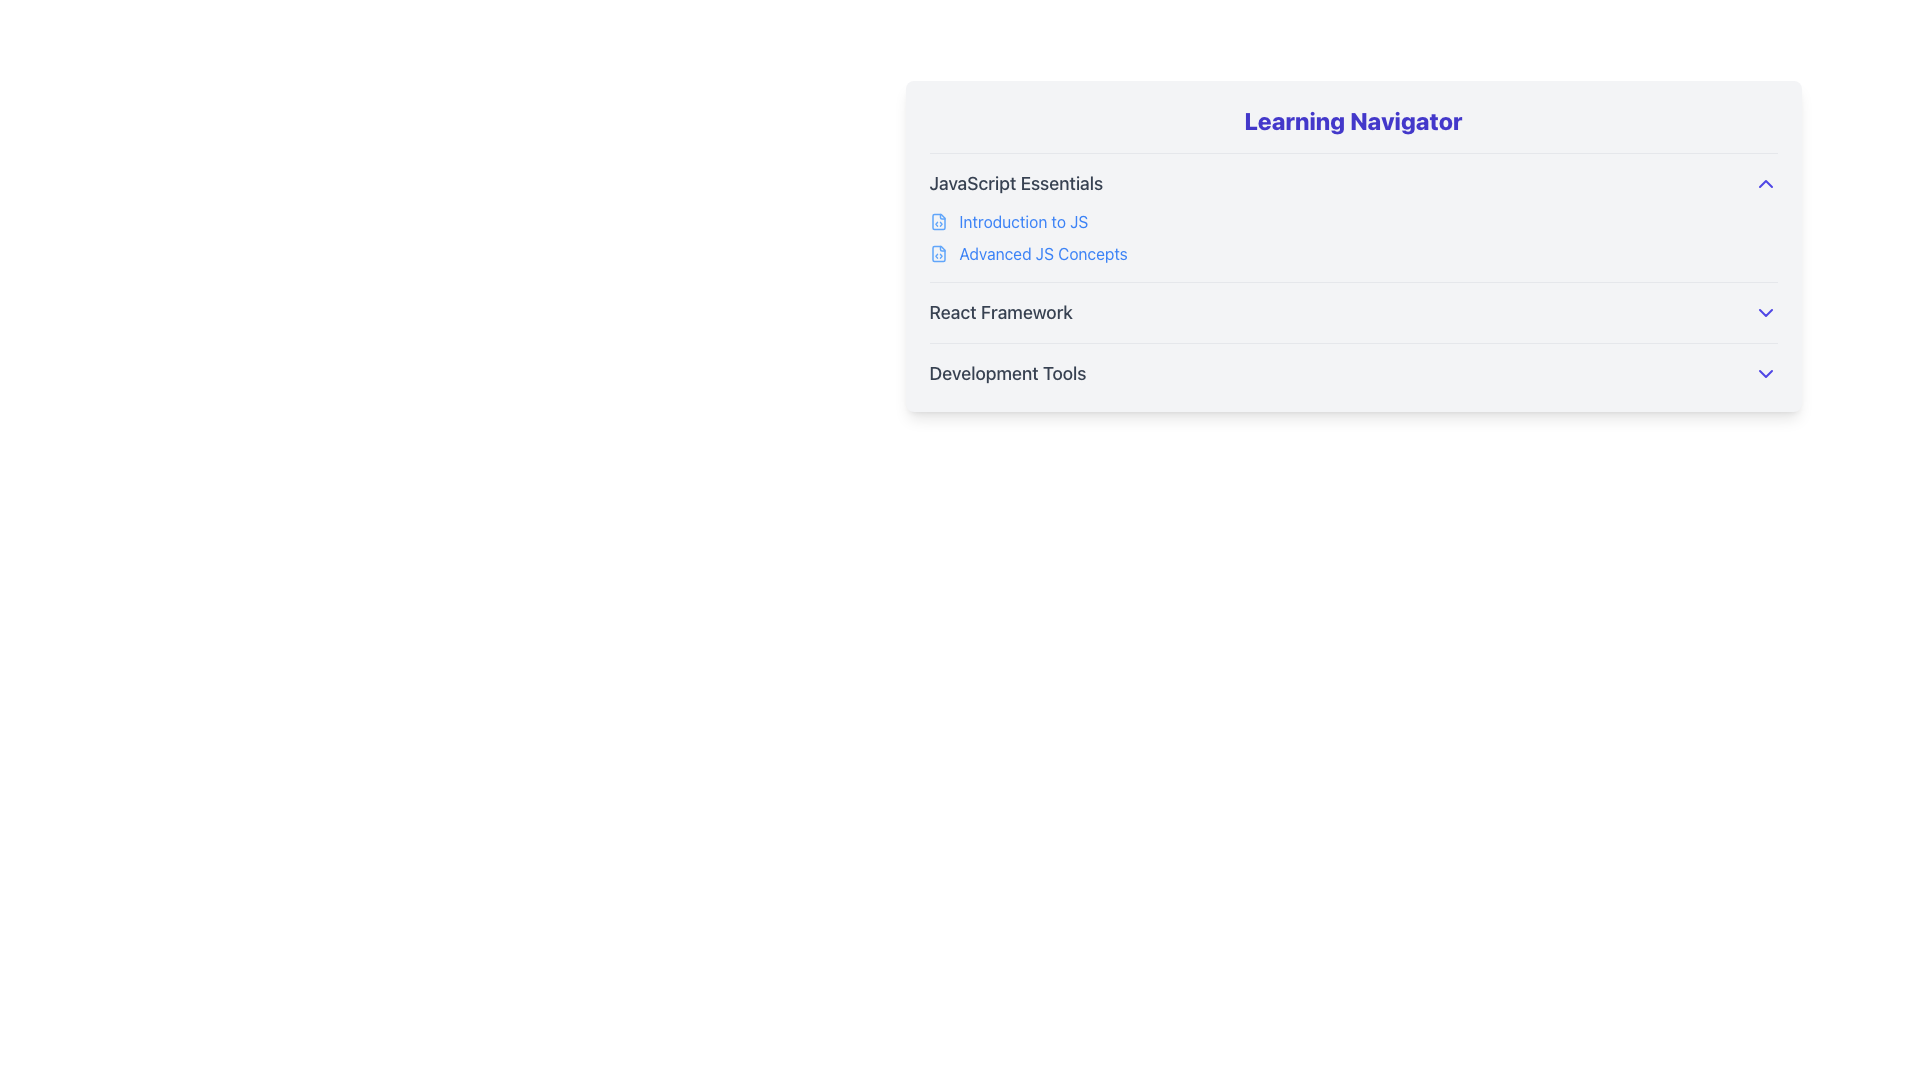  What do you see at coordinates (1765, 374) in the screenshot?
I see `the toggle icon for the 'Development Tools' menu section` at bounding box center [1765, 374].